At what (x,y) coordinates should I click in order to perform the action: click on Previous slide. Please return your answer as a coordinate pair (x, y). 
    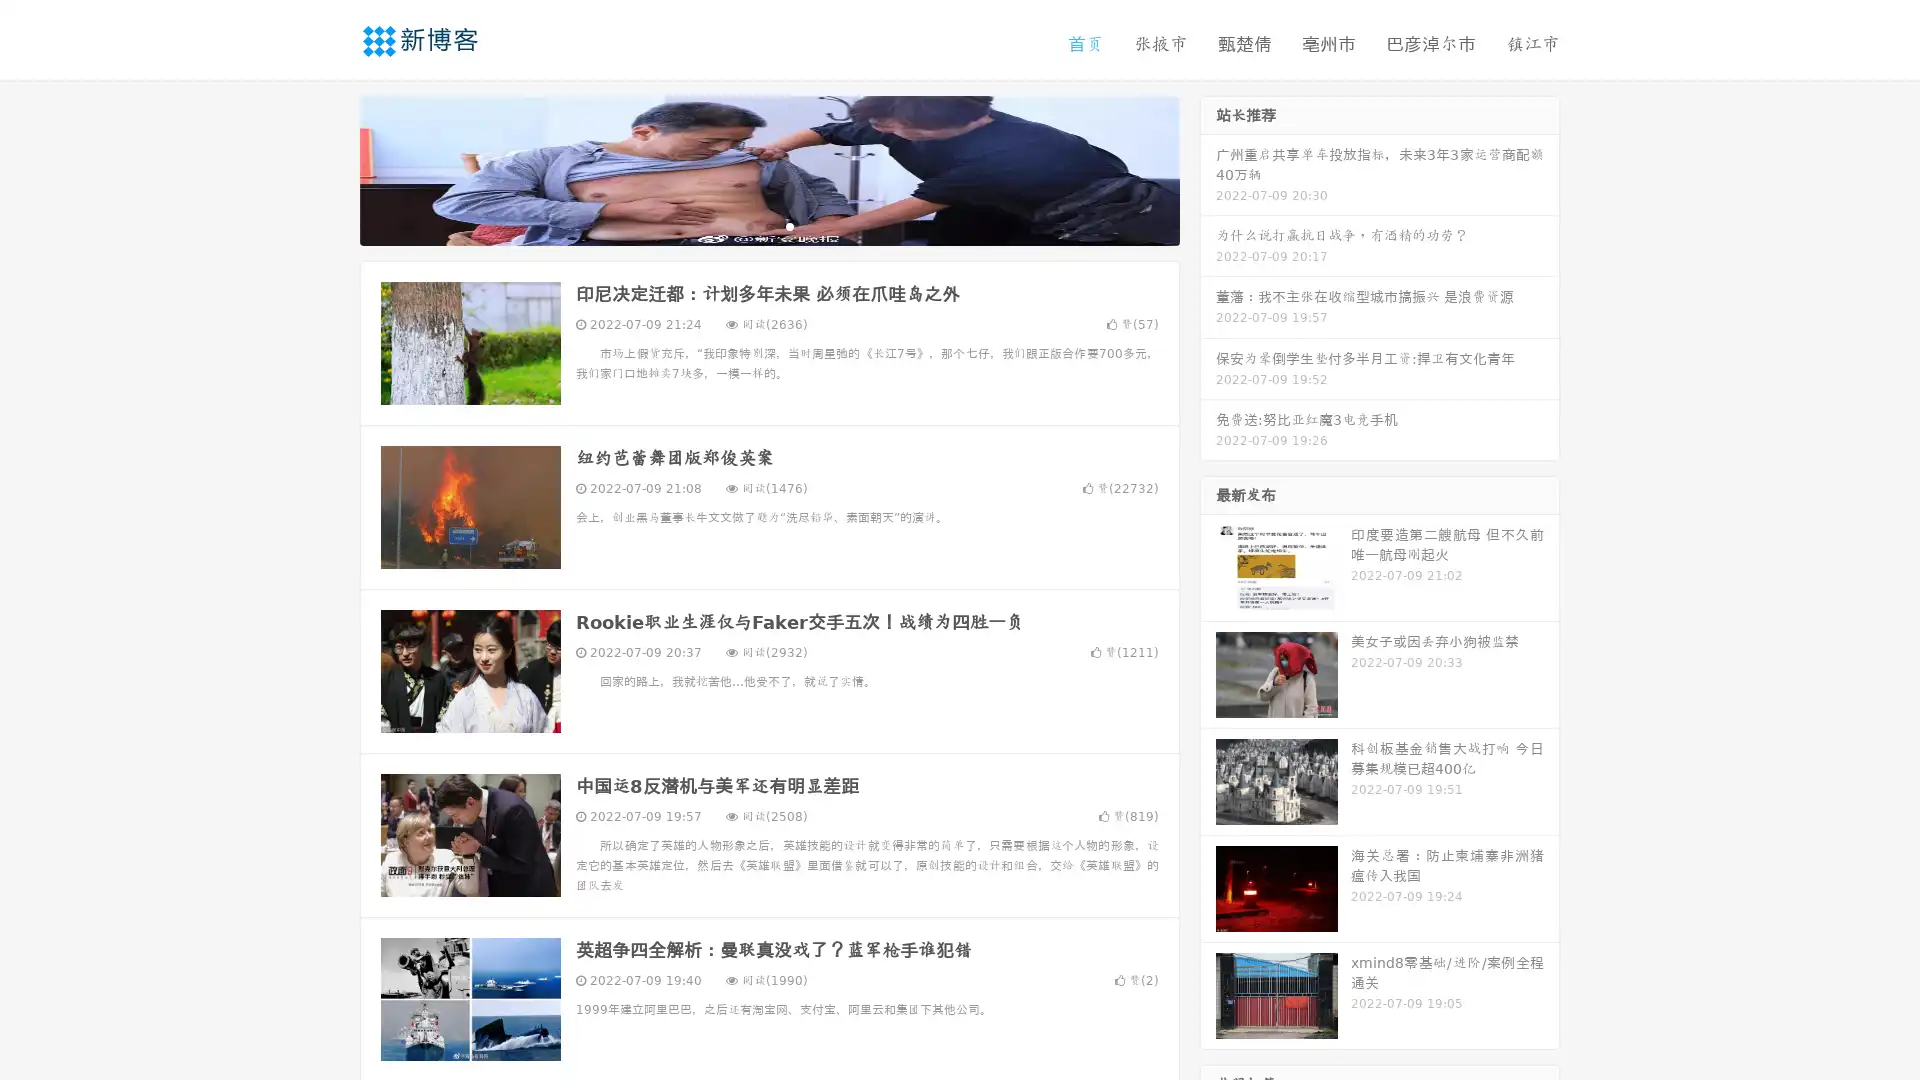
    Looking at the image, I should click on (330, 168).